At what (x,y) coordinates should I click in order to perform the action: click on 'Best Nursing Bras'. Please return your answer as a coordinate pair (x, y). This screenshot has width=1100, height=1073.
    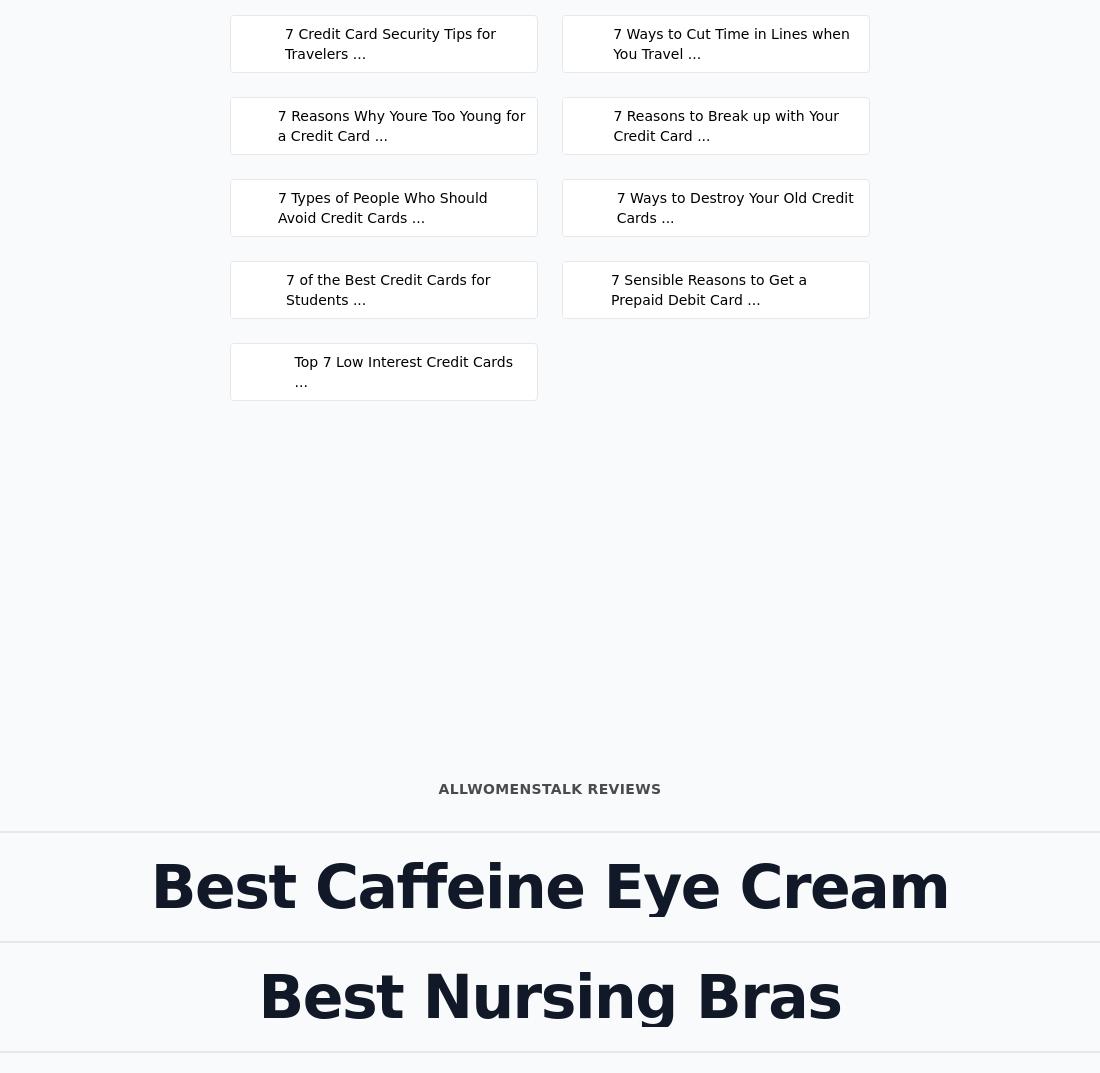
    Looking at the image, I should click on (549, 996).